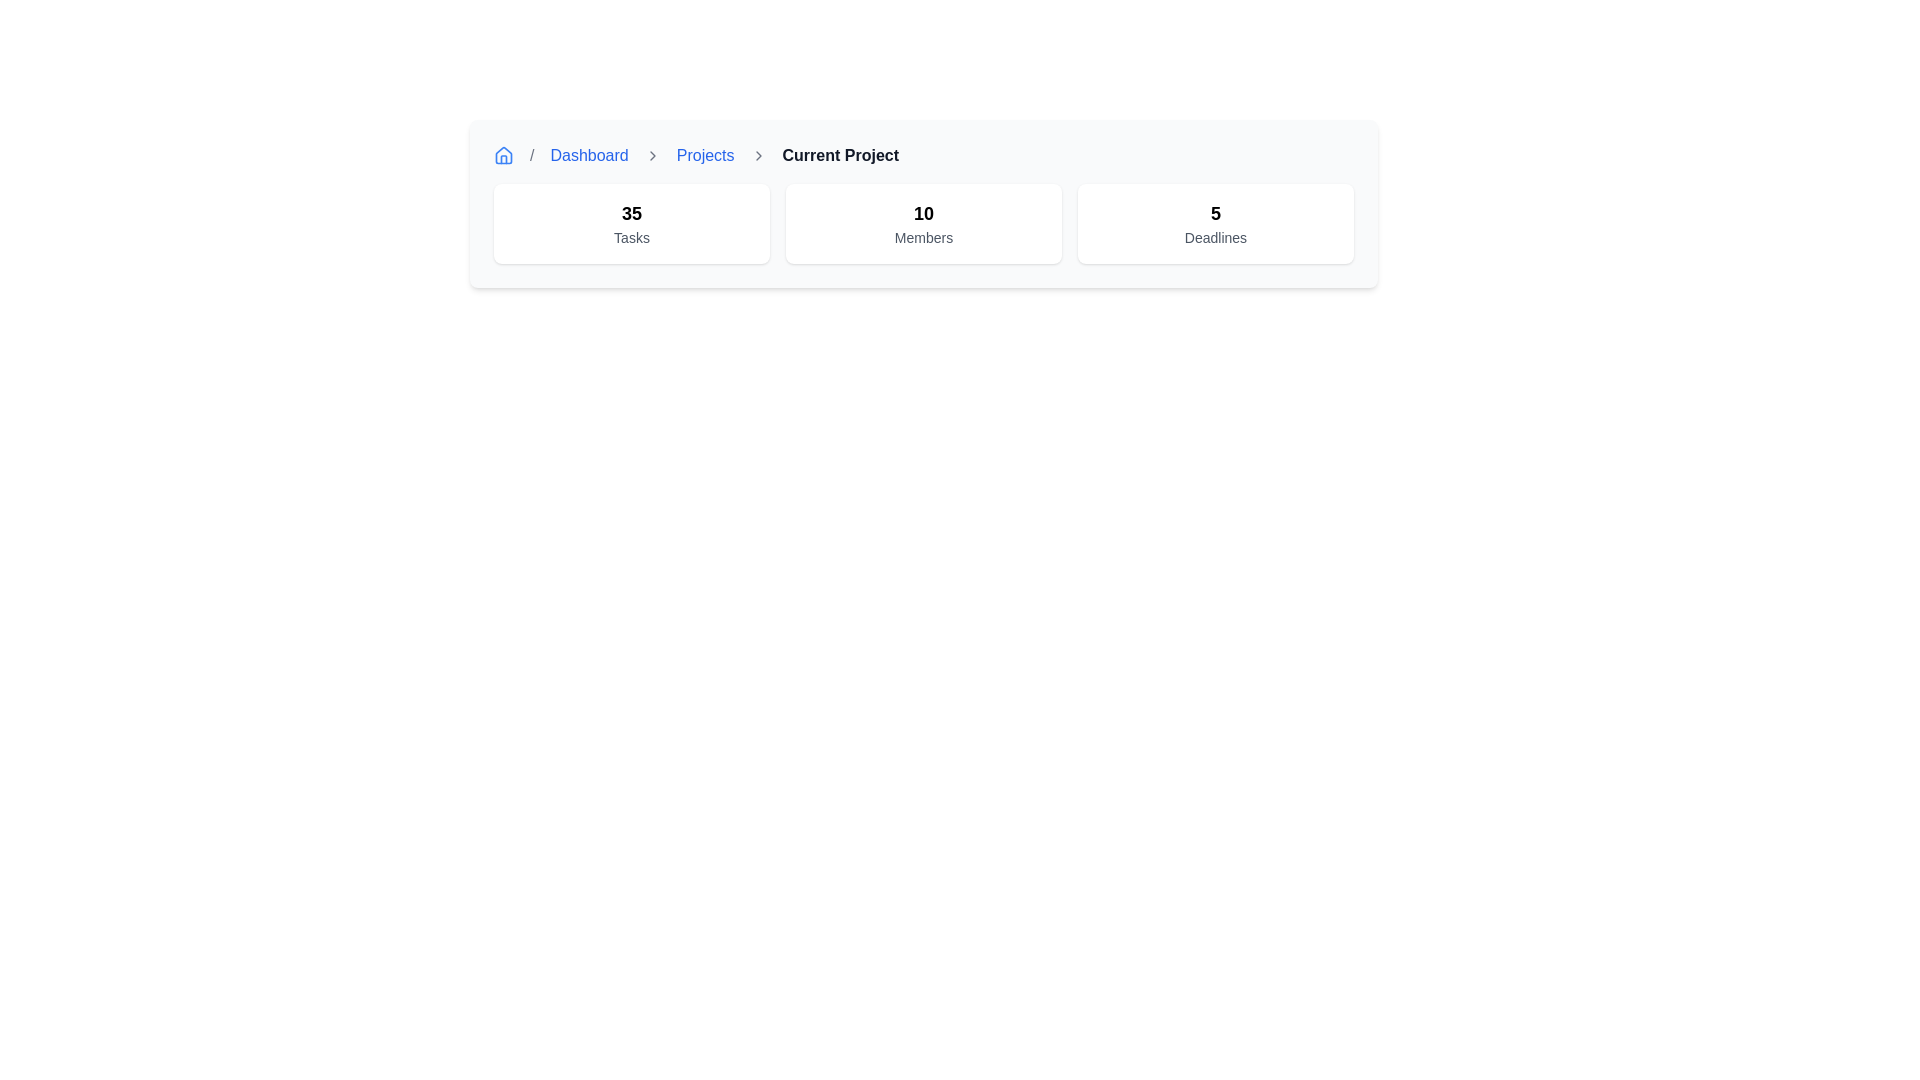 Image resolution: width=1920 pixels, height=1080 pixels. Describe the element at coordinates (504, 154) in the screenshot. I see `the 'Home' icon located at the far-left part of the breadcrumb navigation bar` at that location.